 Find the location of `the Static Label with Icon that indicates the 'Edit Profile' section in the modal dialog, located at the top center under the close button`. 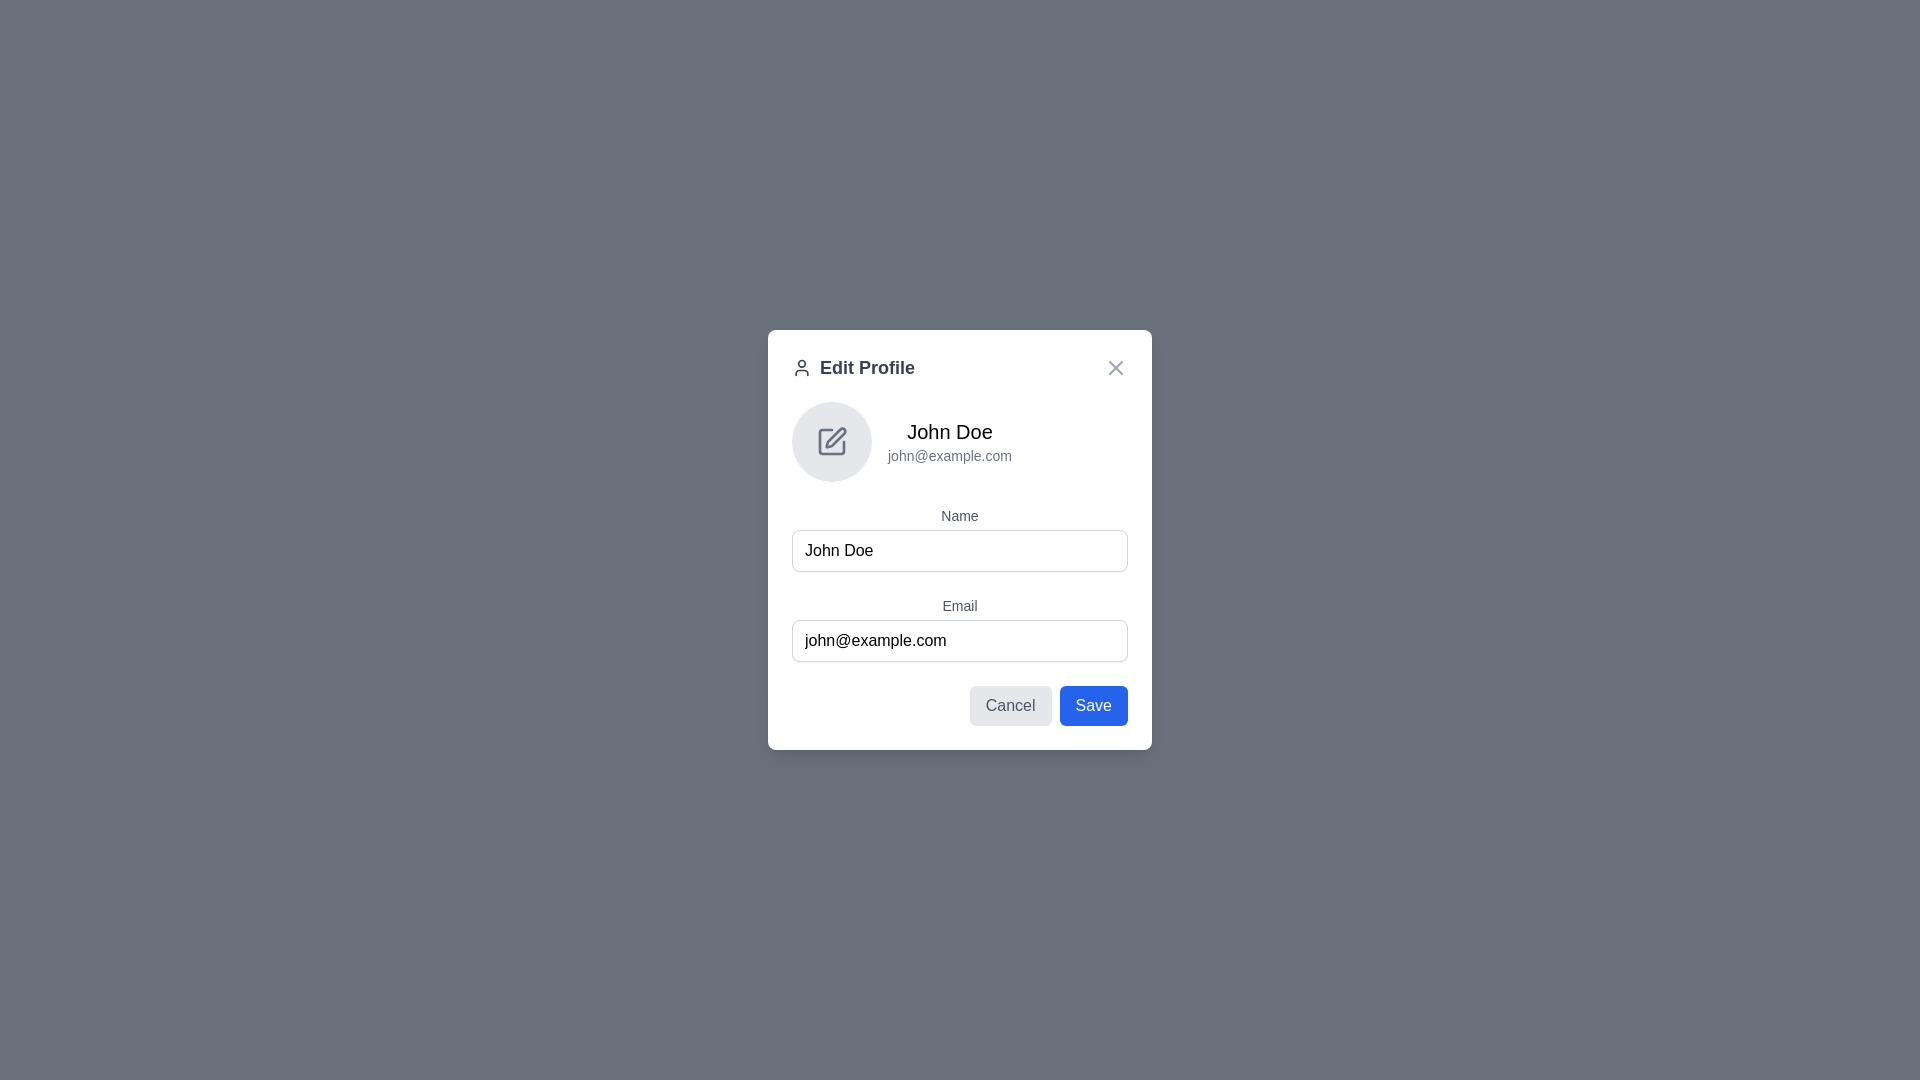

the Static Label with Icon that indicates the 'Edit Profile' section in the modal dialog, located at the top center under the close button is located at coordinates (853, 367).